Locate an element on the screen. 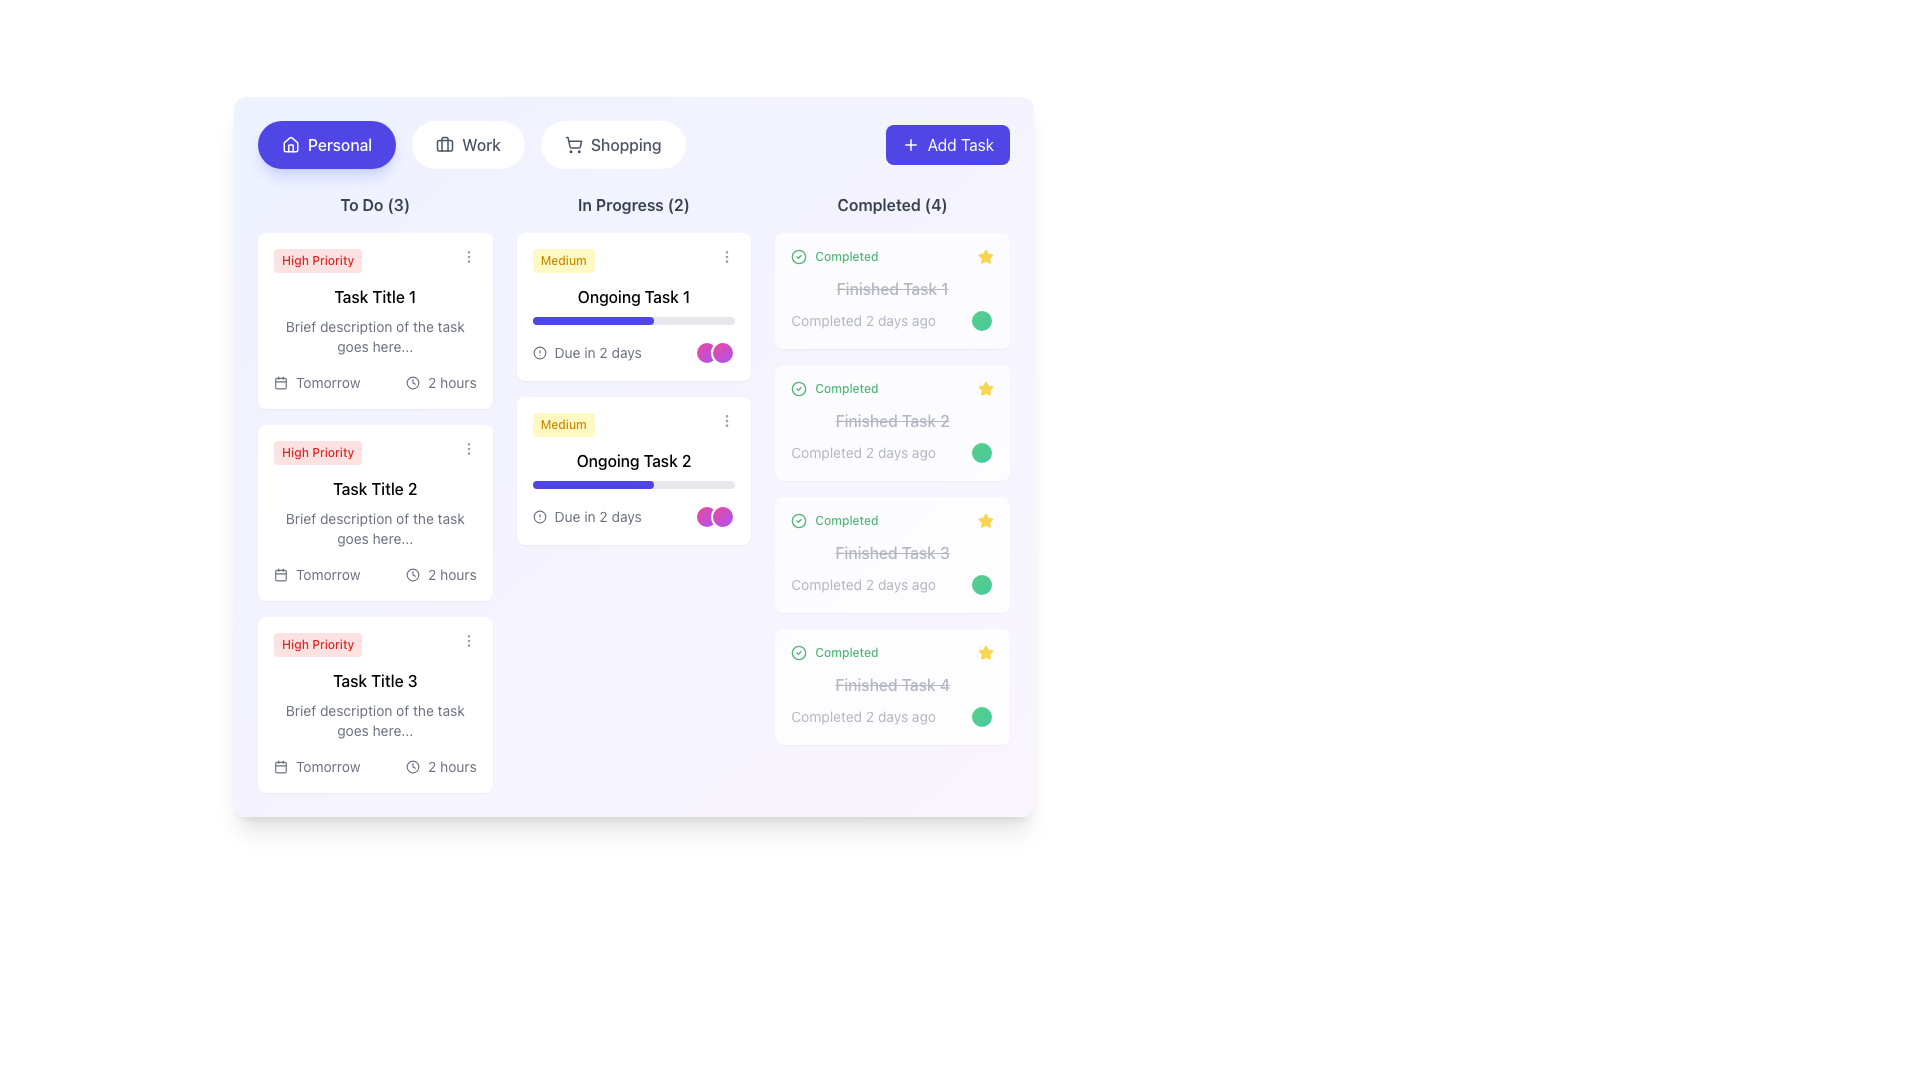 The width and height of the screenshot is (1920, 1080). the yellow star-shaped icon used for marking or favoriting, located in the 'Completed' section next to 'Finished Task 2' is located at coordinates (985, 388).